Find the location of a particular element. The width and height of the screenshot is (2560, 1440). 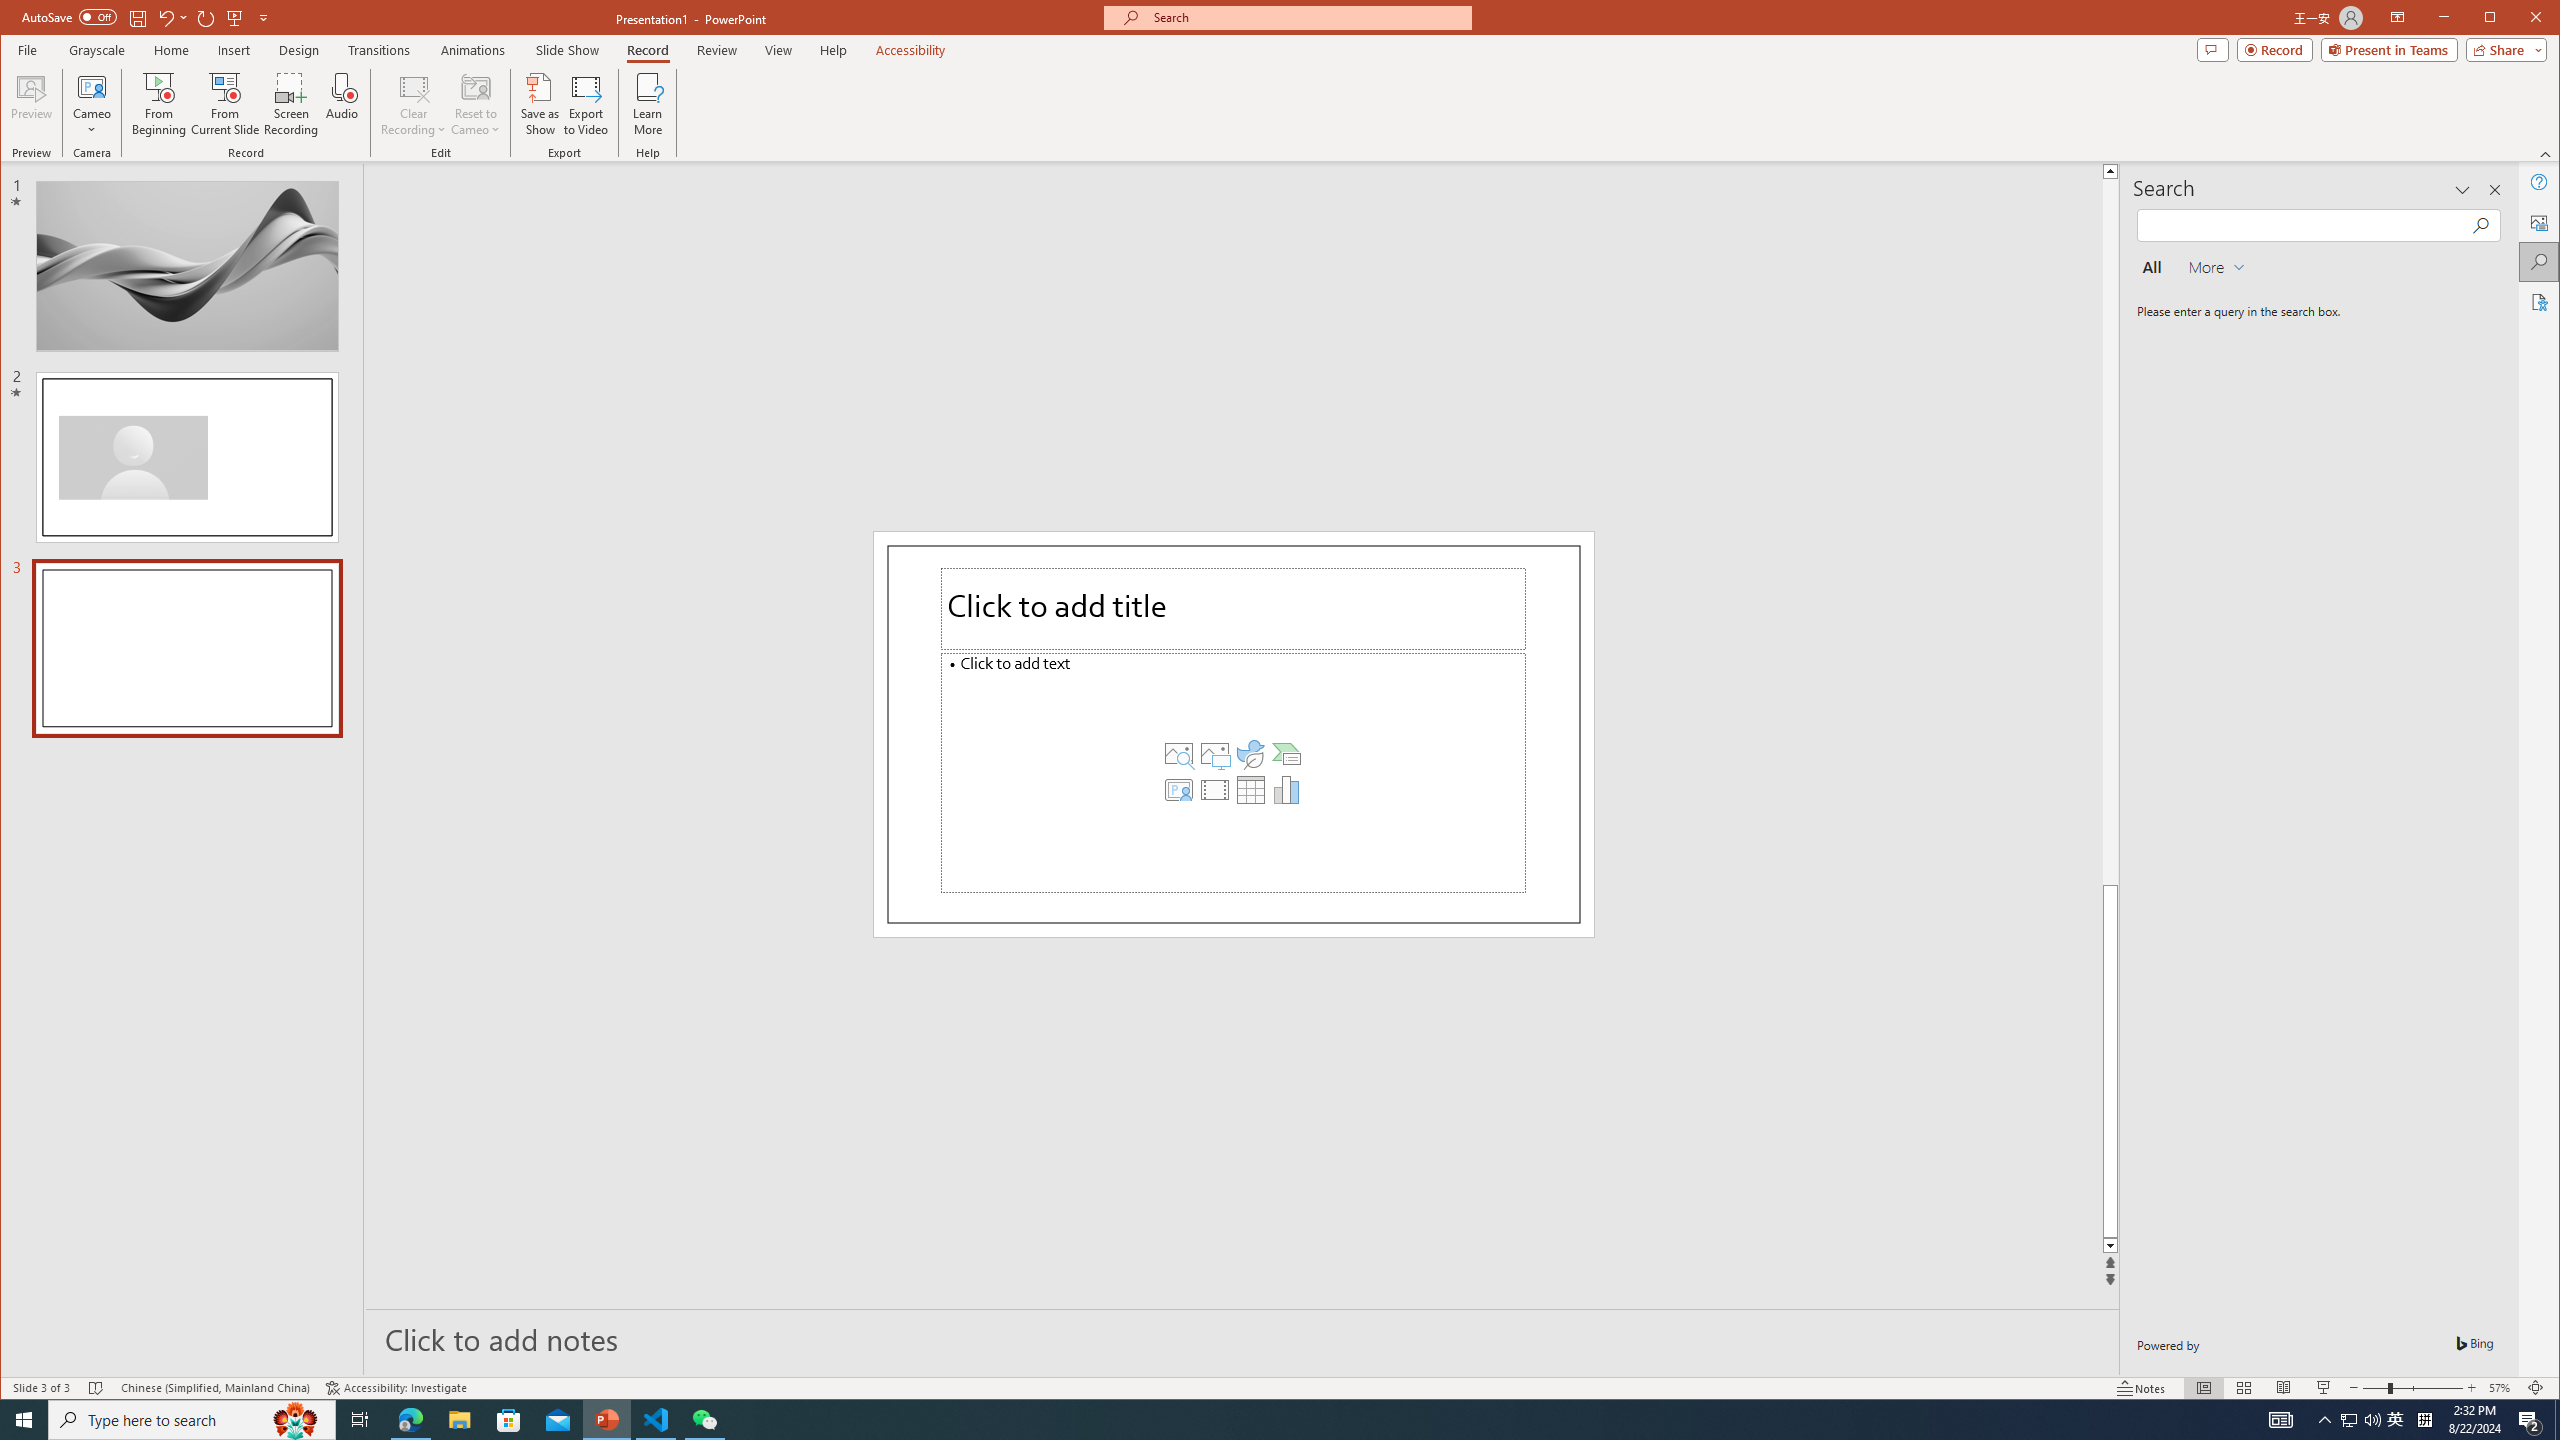

'Insert Cameo' is located at coordinates (1178, 789).